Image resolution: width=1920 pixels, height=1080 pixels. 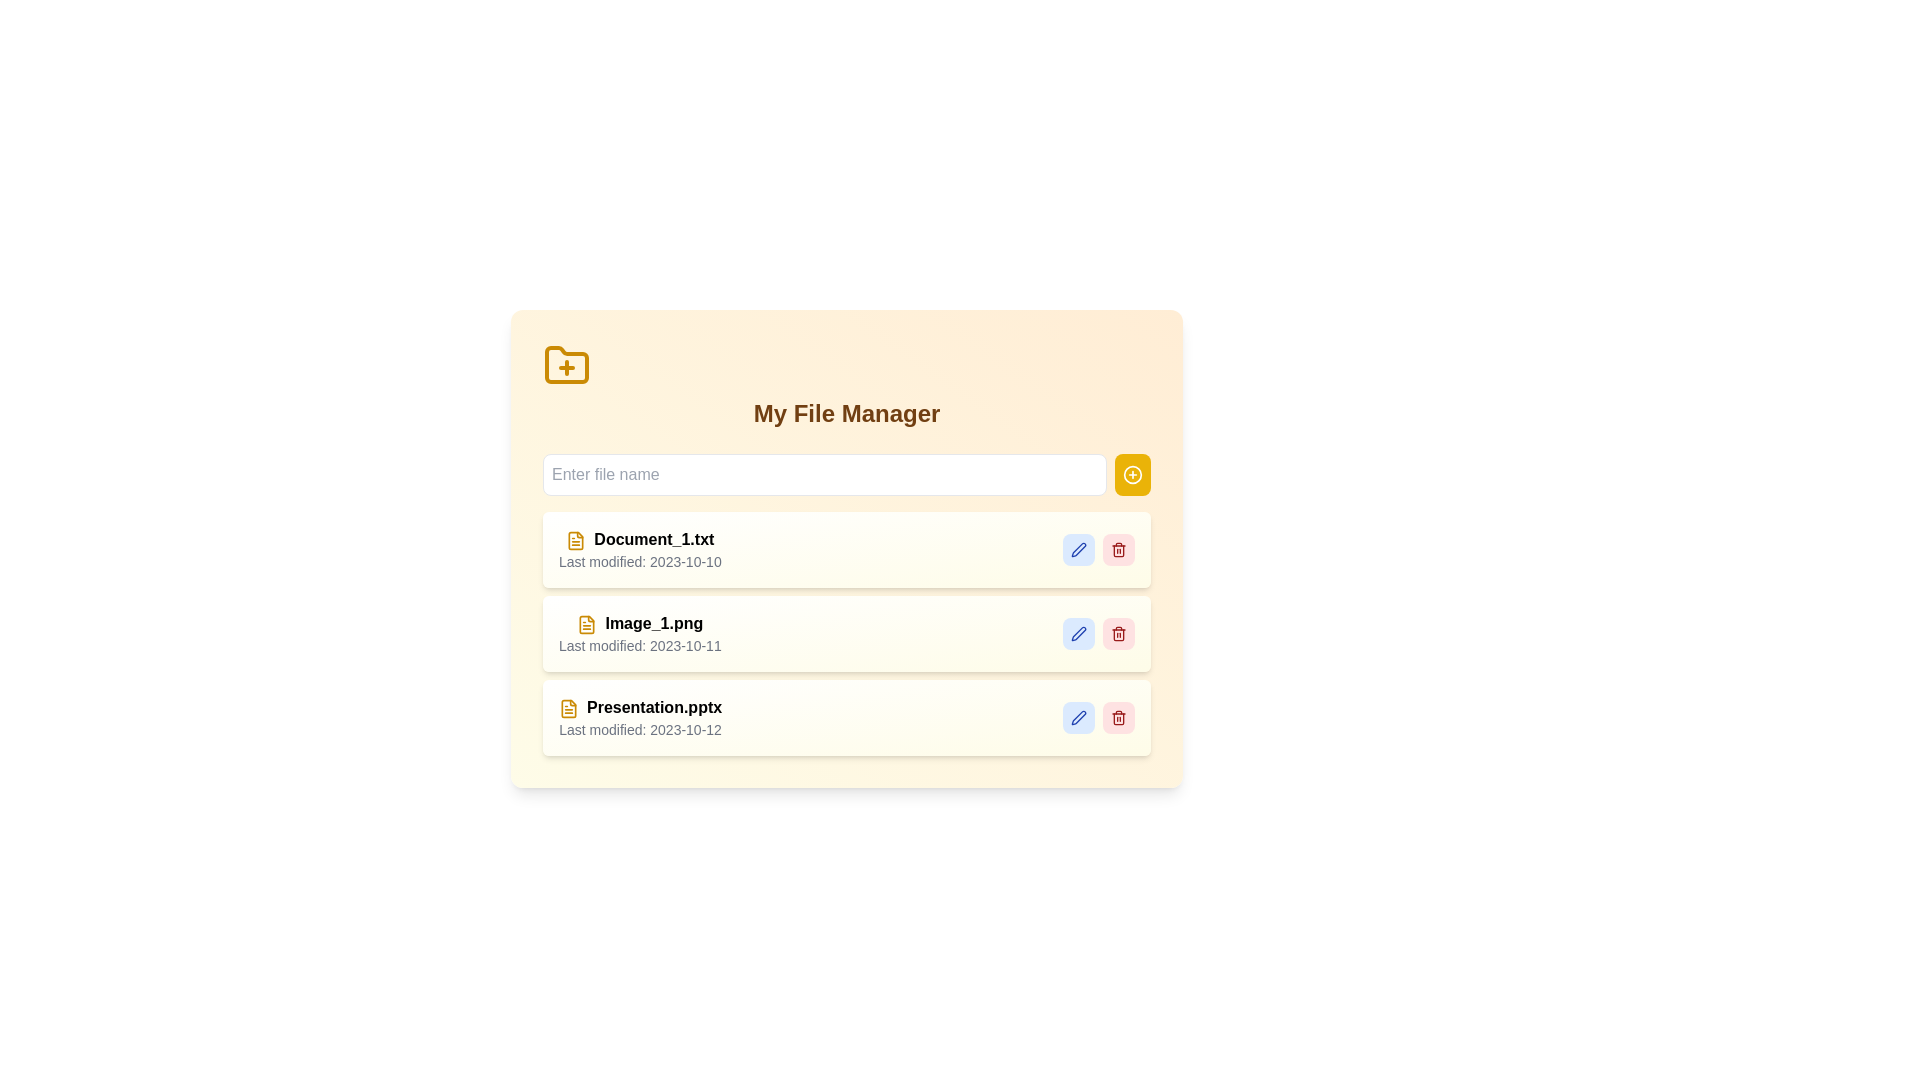 I want to click on the edit button located to the right of the 'Document_1.txt' file entry in the file manager interface to initiate edit, so click(x=1078, y=550).